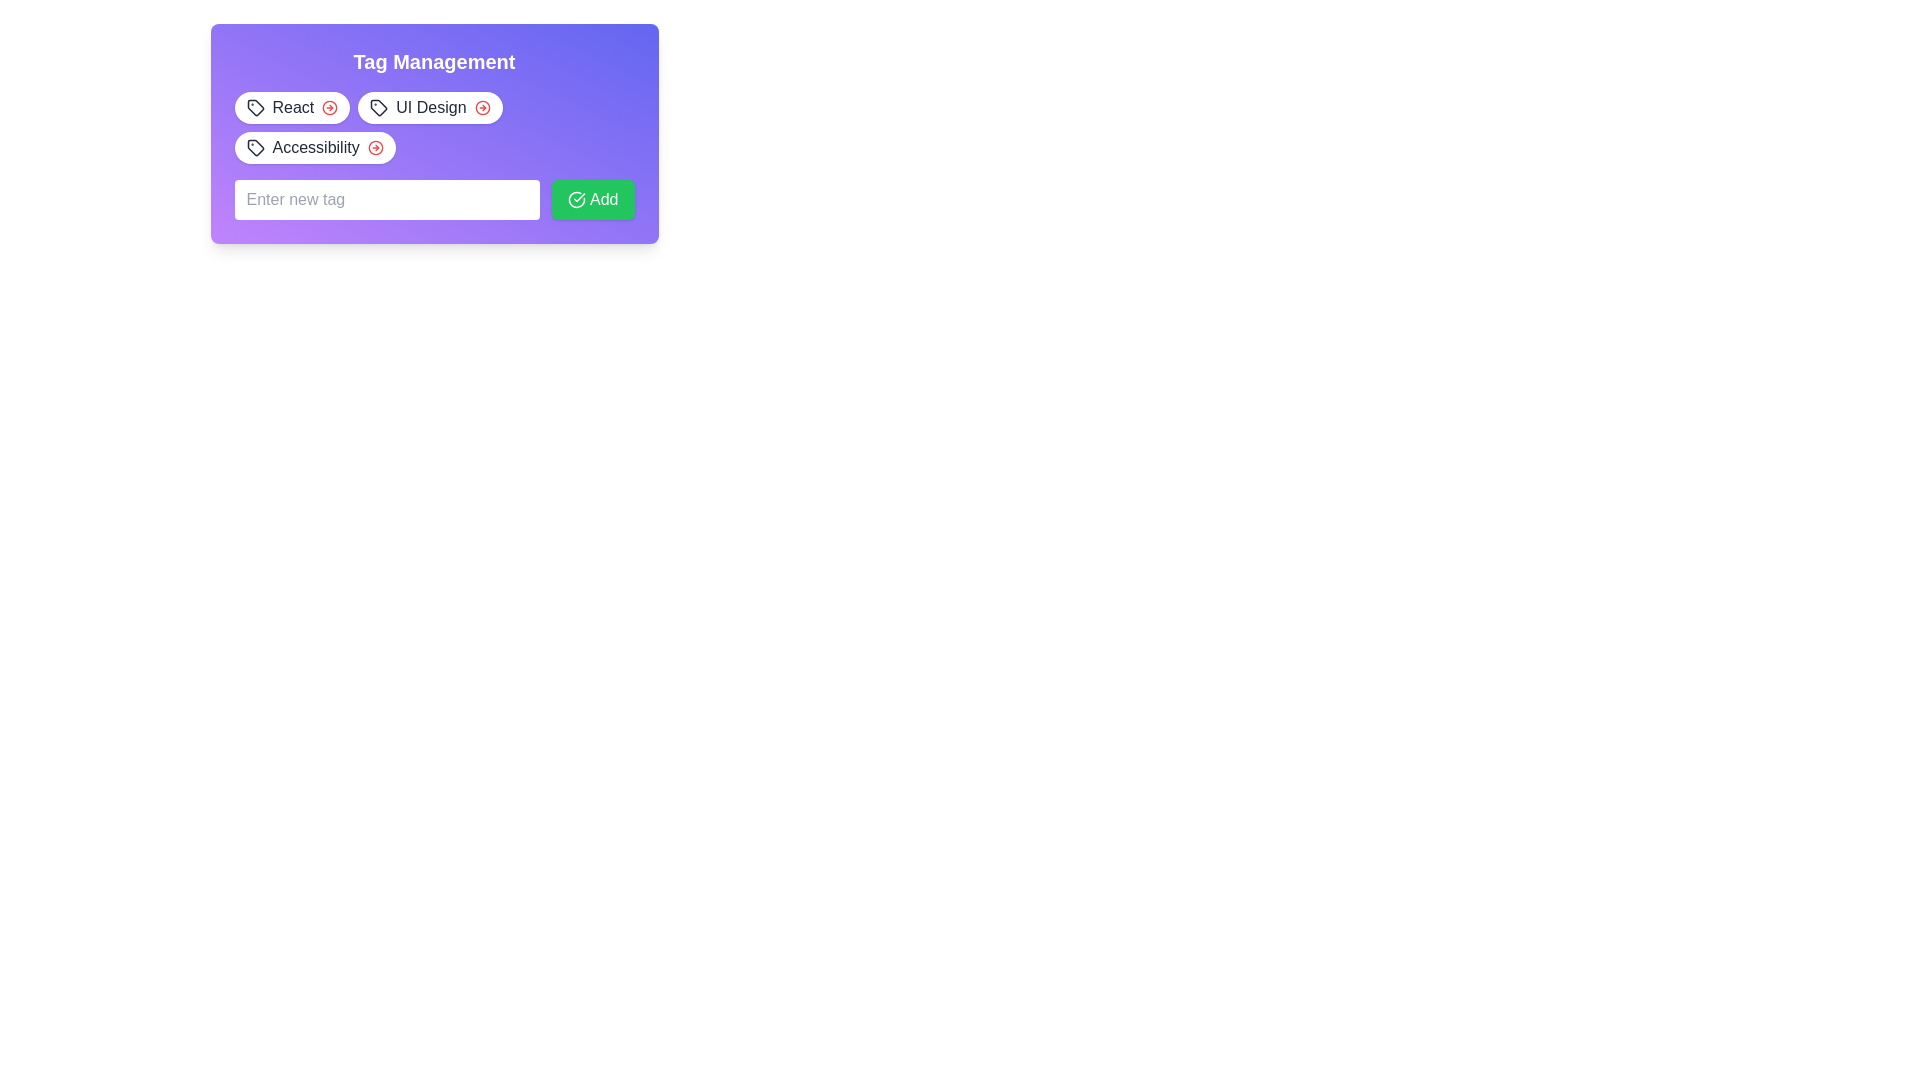 Image resolution: width=1920 pixels, height=1080 pixels. I want to click on the 'Add New Item' button located to the center-right of the input field, so click(592, 200).